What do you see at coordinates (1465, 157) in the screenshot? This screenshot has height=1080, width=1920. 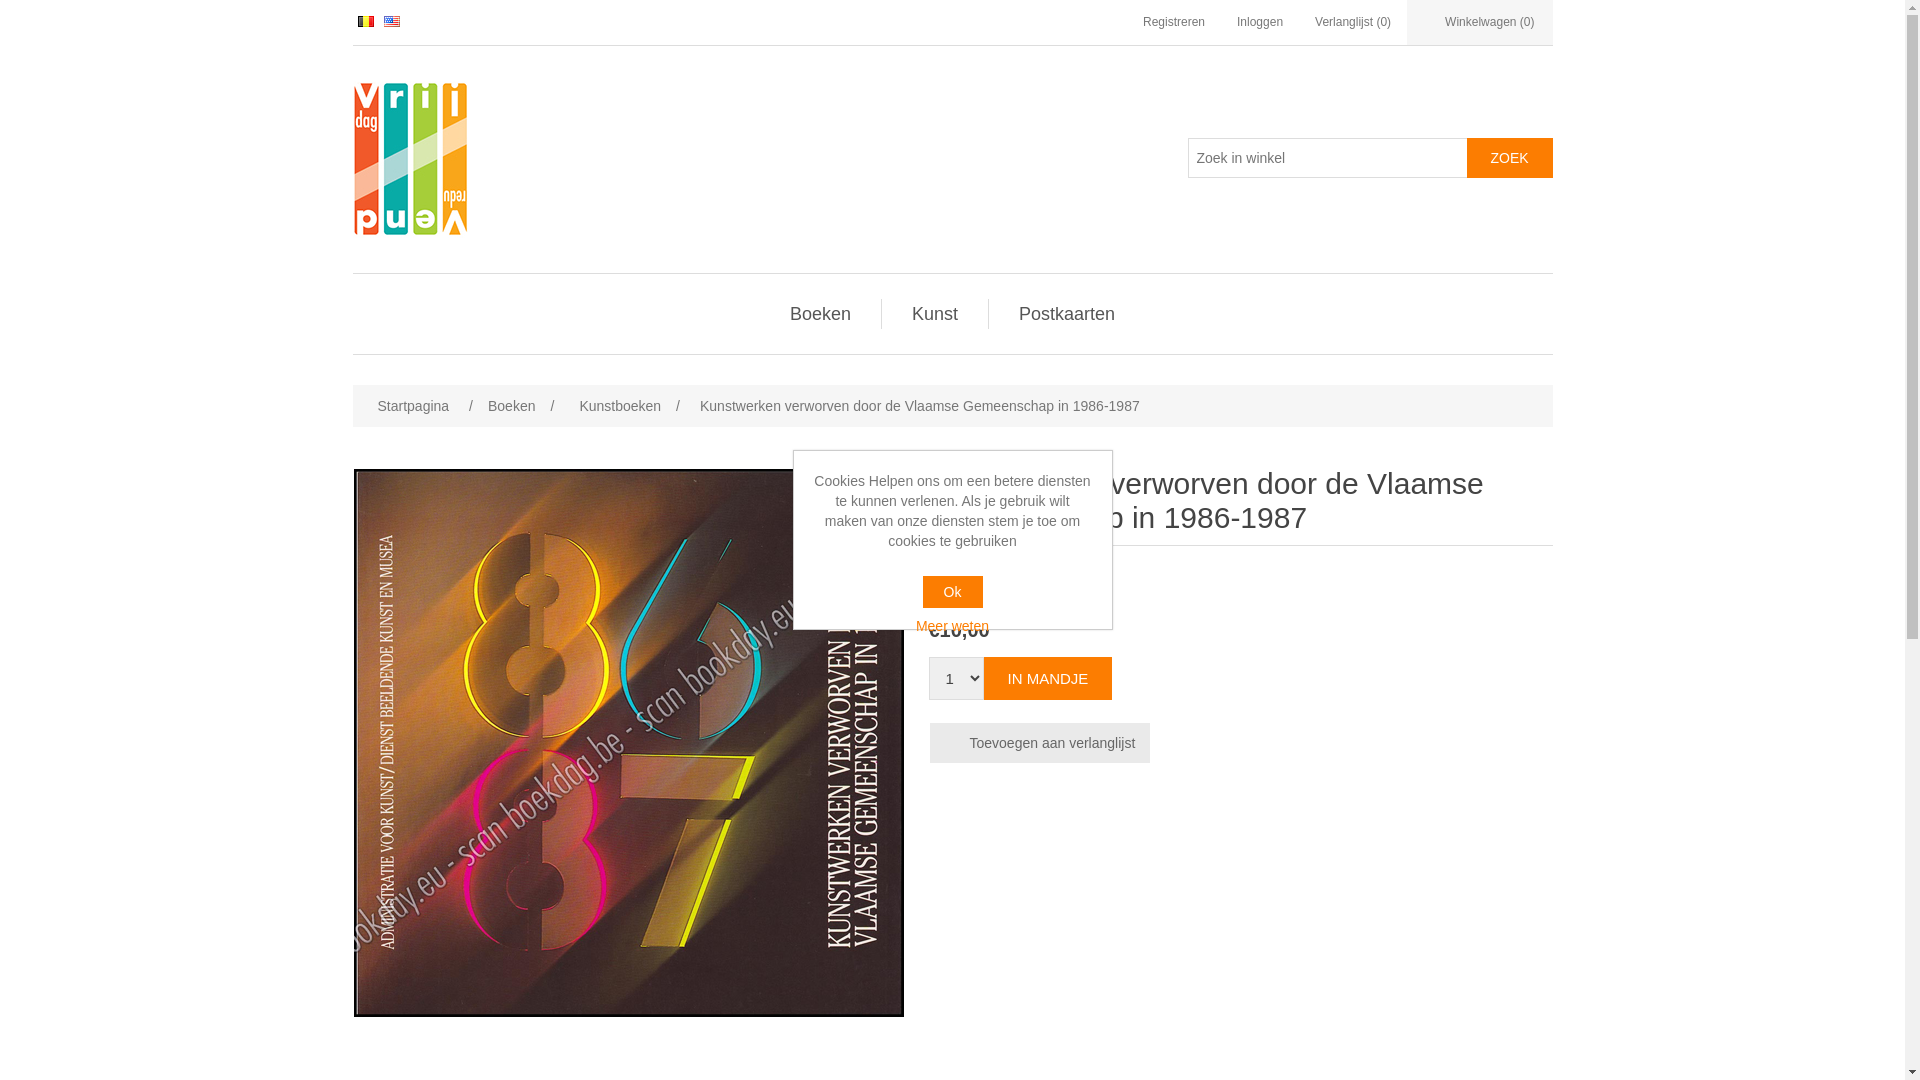 I see `'Zoek'` at bounding box center [1465, 157].